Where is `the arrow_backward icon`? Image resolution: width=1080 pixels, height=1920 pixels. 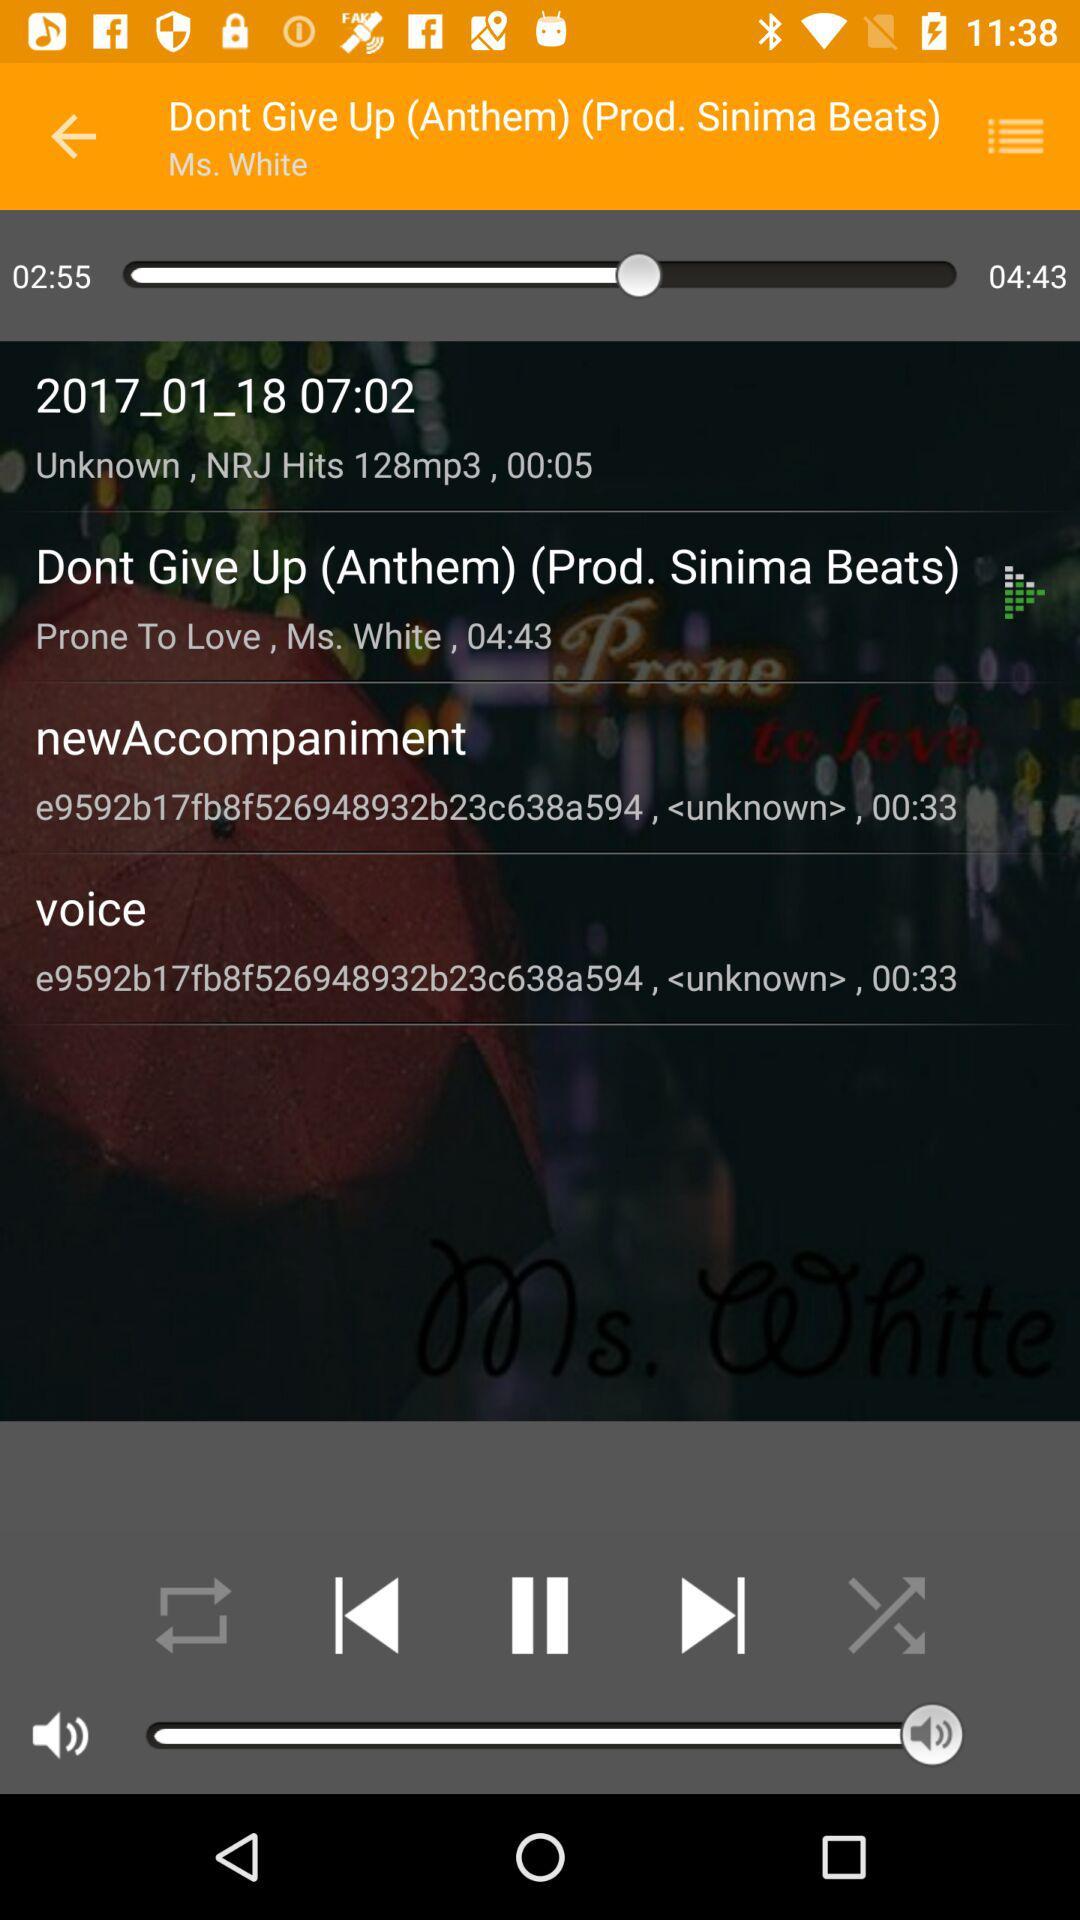 the arrow_backward icon is located at coordinates (72, 135).